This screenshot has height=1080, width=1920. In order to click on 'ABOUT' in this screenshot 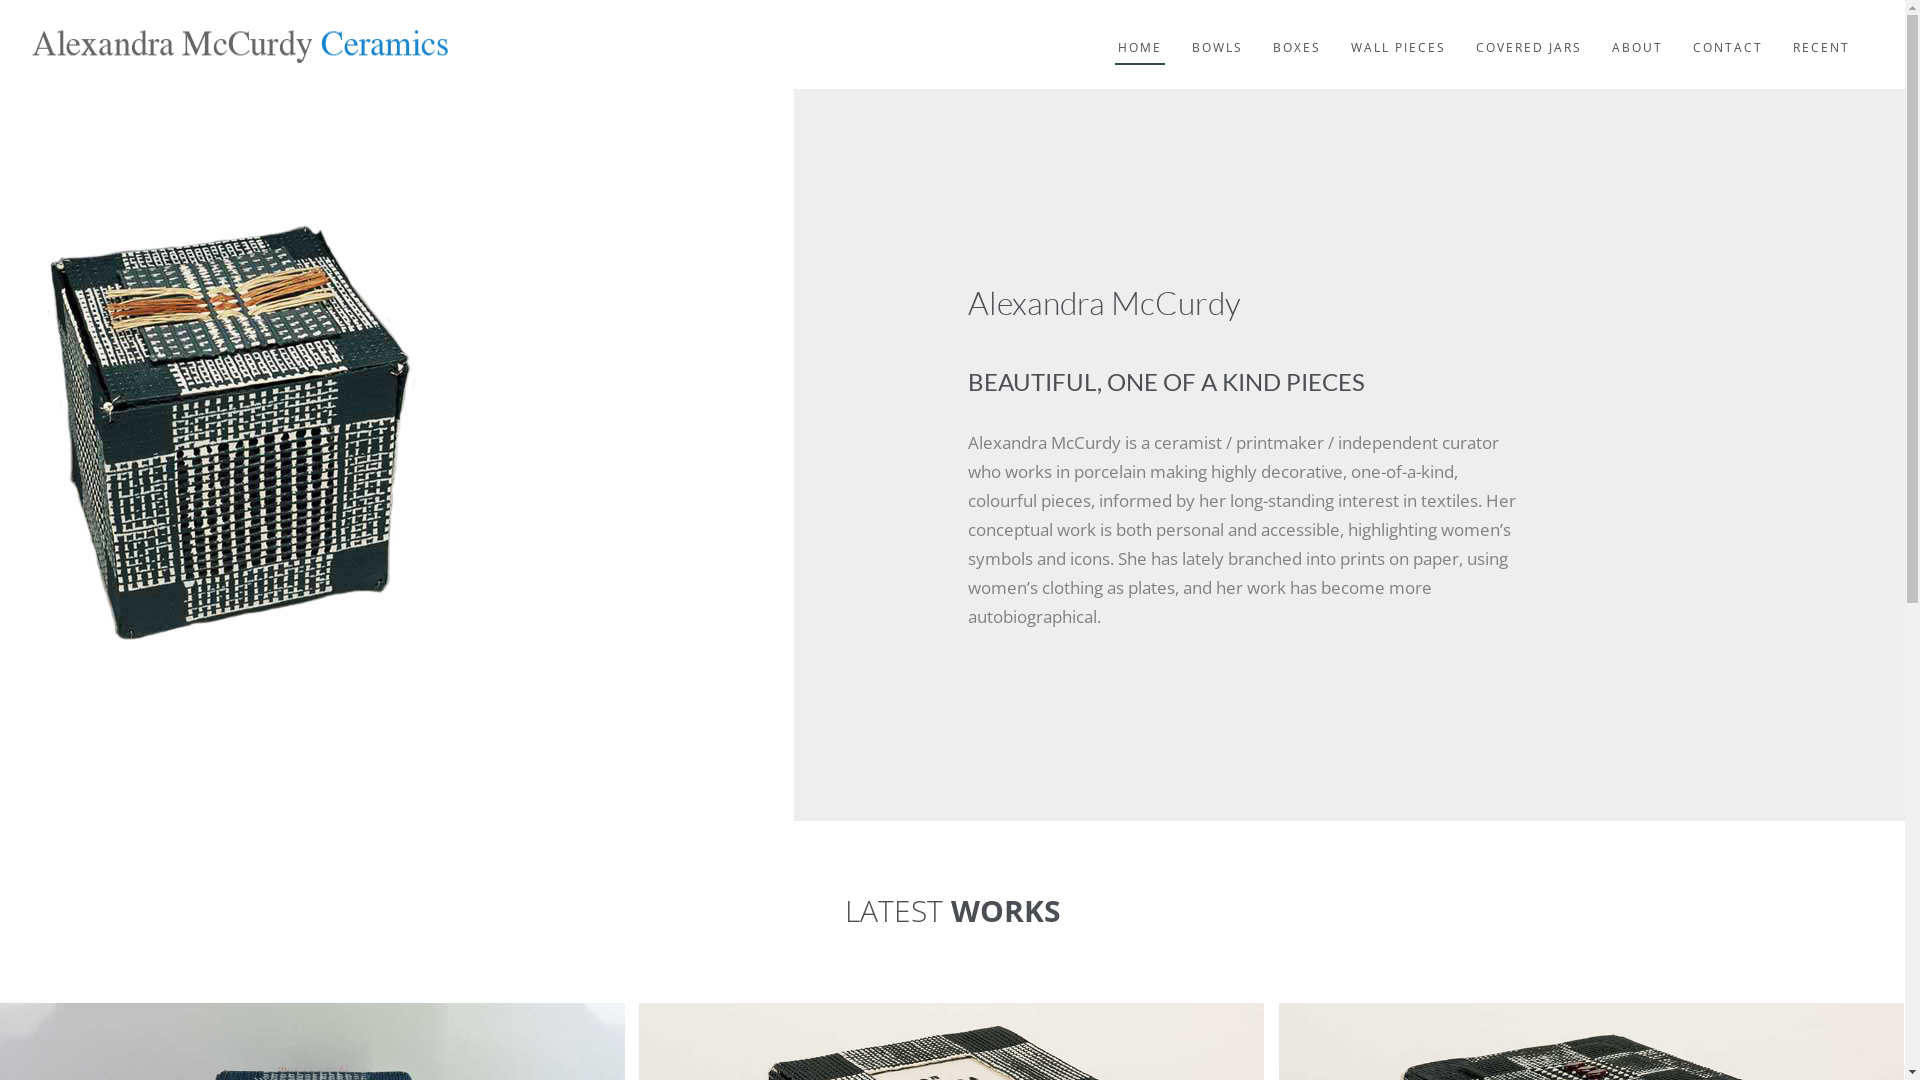, I will do `click(1637, 32)`.